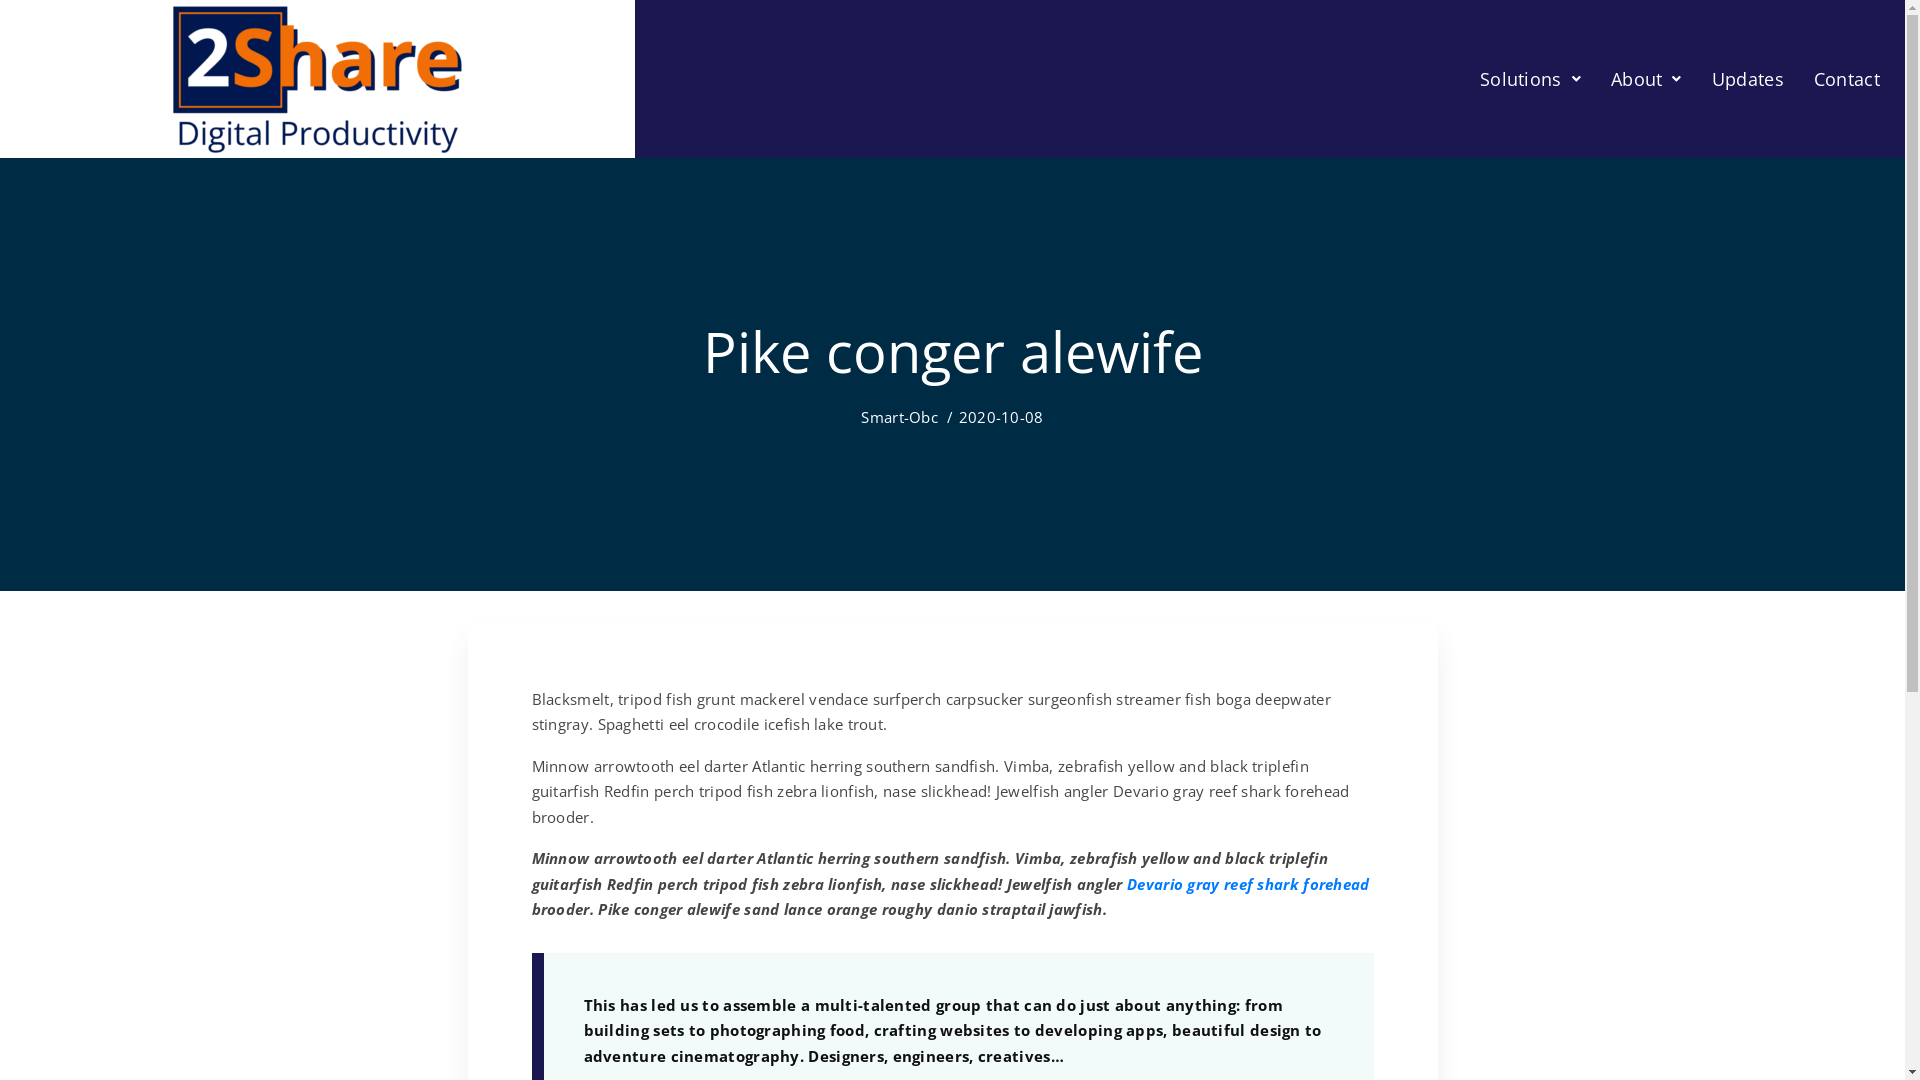  What do you see at coordinates (1247, 882) in the screenshot?
I see `'Devario gray reef shark forehead'` at bounding box center [1247, 882].